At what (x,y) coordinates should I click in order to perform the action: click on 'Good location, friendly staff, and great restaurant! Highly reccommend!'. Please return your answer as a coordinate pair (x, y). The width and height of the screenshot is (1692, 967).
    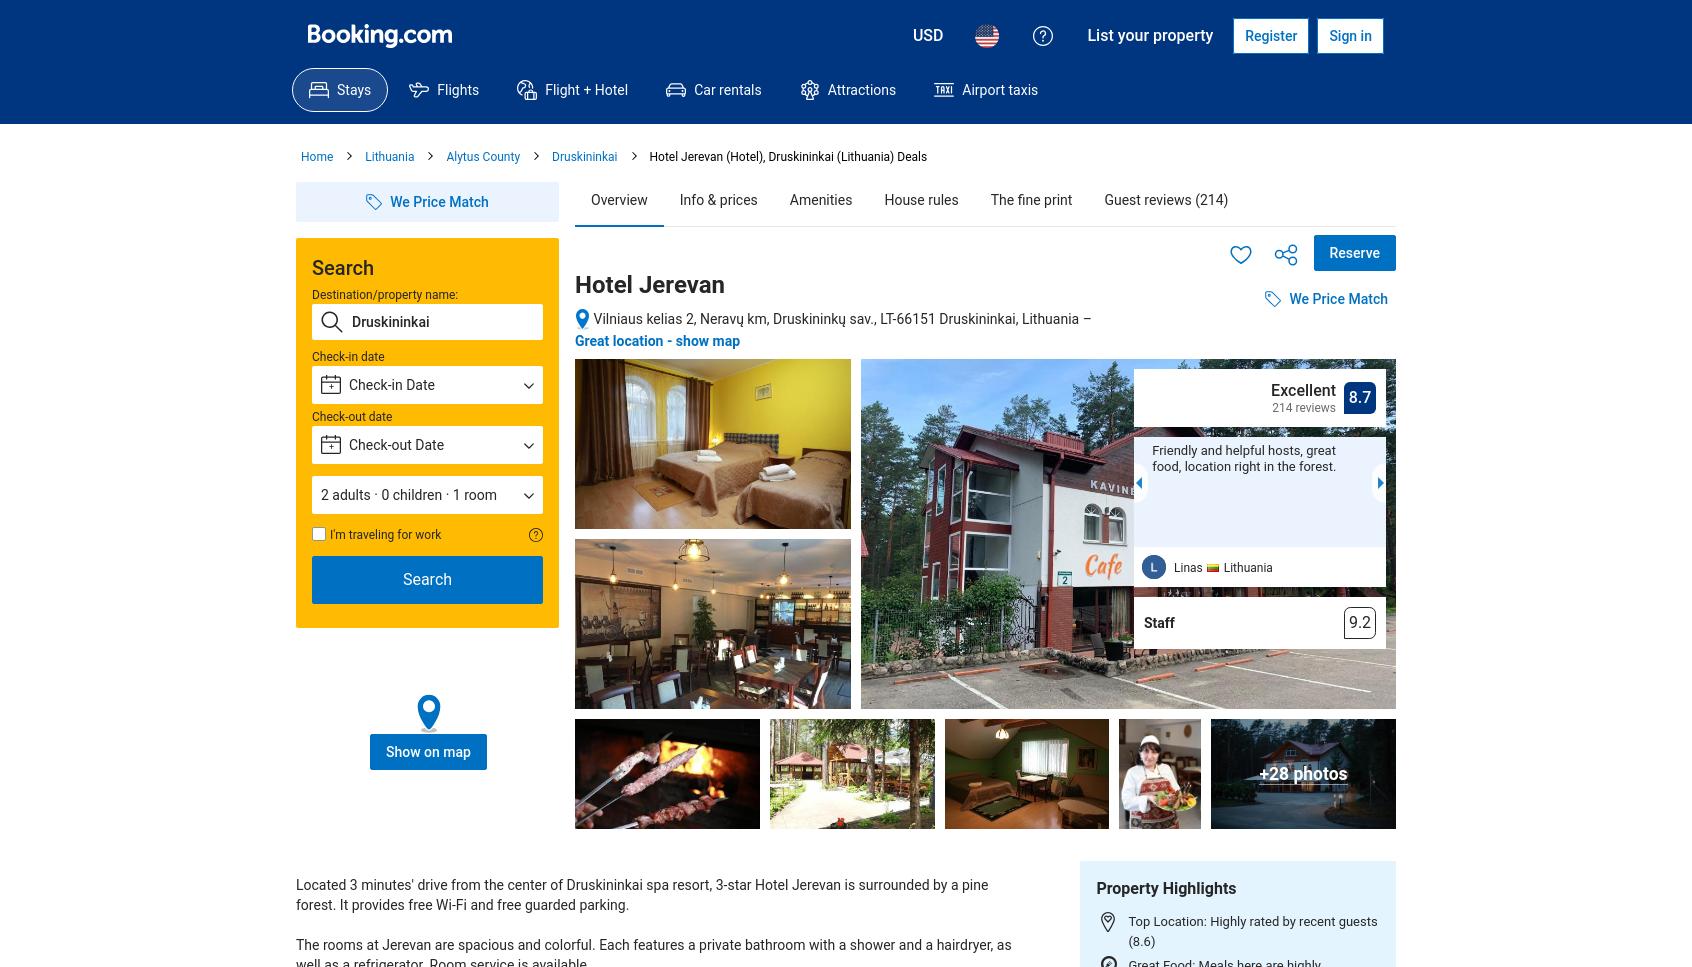
    Looking at the image, I should click on (1497, 465).